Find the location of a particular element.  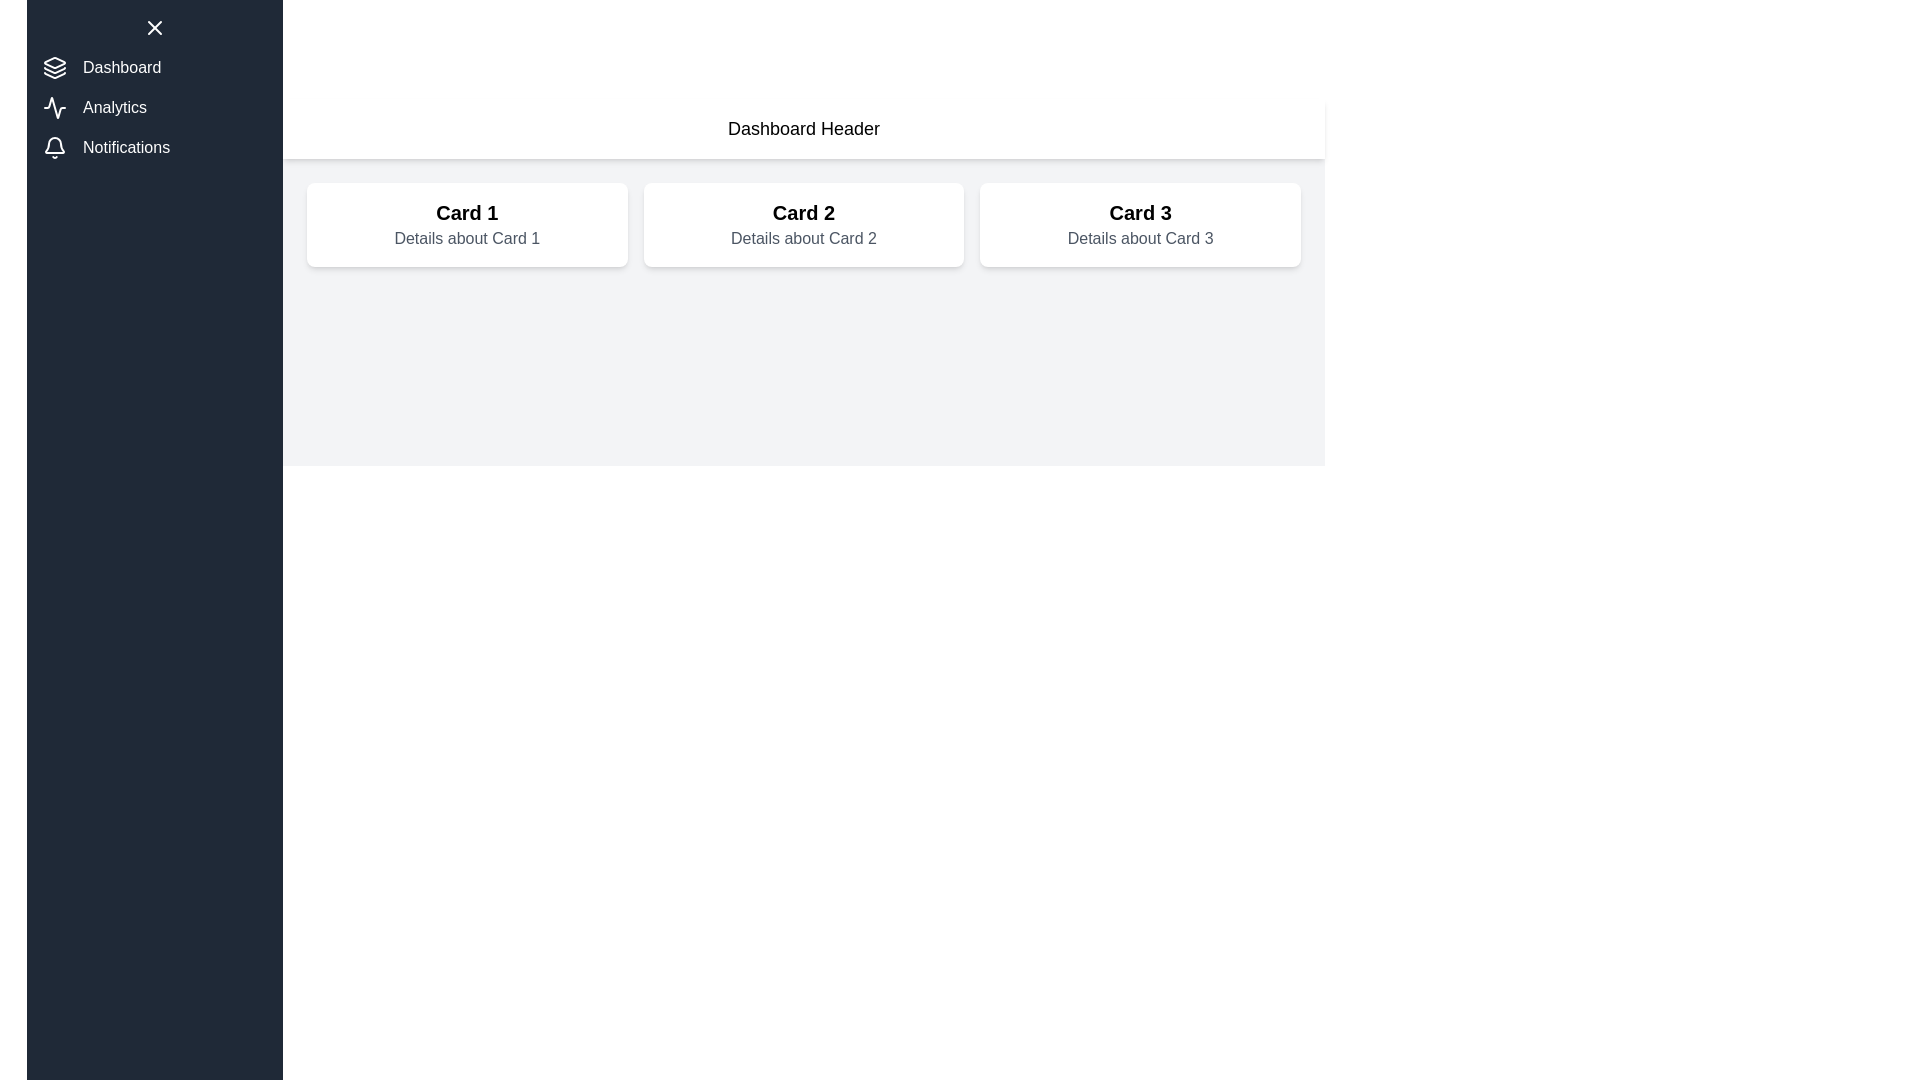

the bold text label that reads 'Card 1', which is prominently displayed at the top of its card layout is located at coordinates (466, 212).